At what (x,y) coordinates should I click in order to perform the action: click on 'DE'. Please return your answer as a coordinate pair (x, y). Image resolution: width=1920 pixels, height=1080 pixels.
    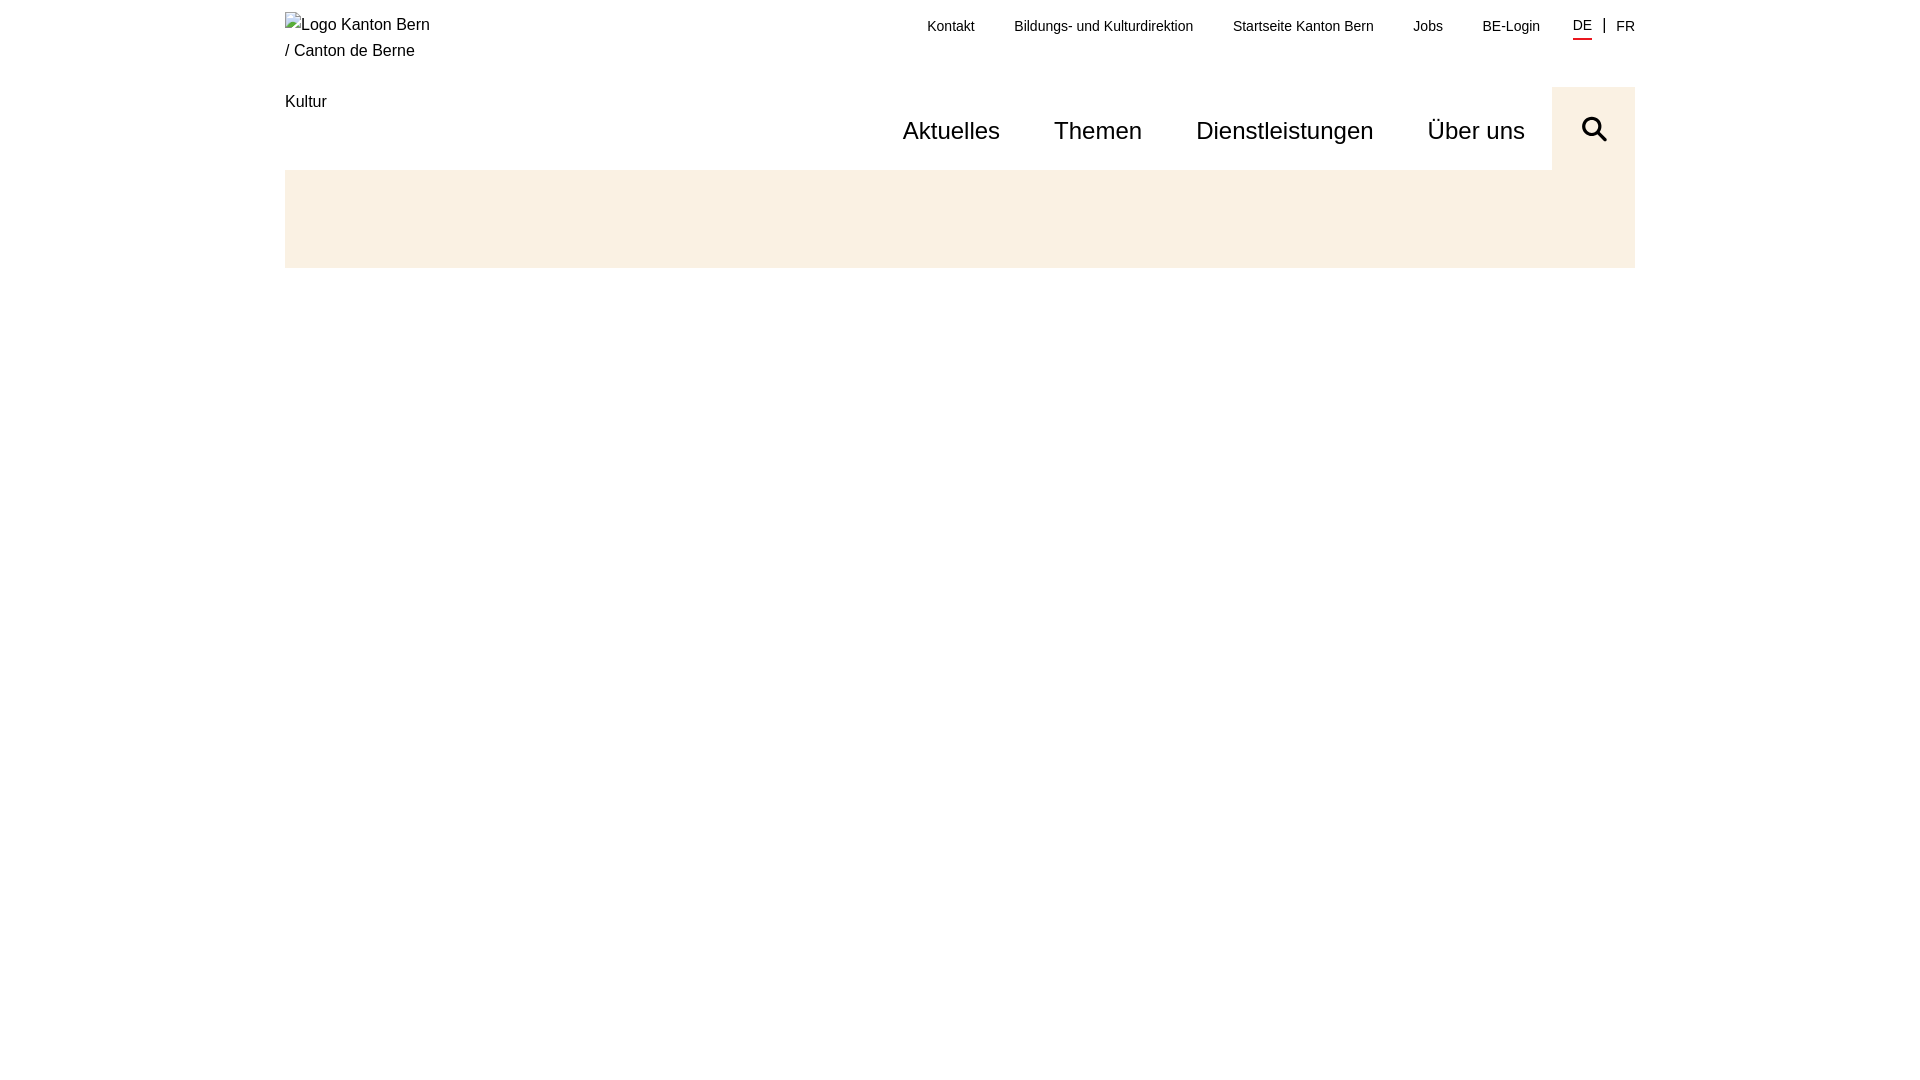
    Looking at the image, I should click on (1572, 27).